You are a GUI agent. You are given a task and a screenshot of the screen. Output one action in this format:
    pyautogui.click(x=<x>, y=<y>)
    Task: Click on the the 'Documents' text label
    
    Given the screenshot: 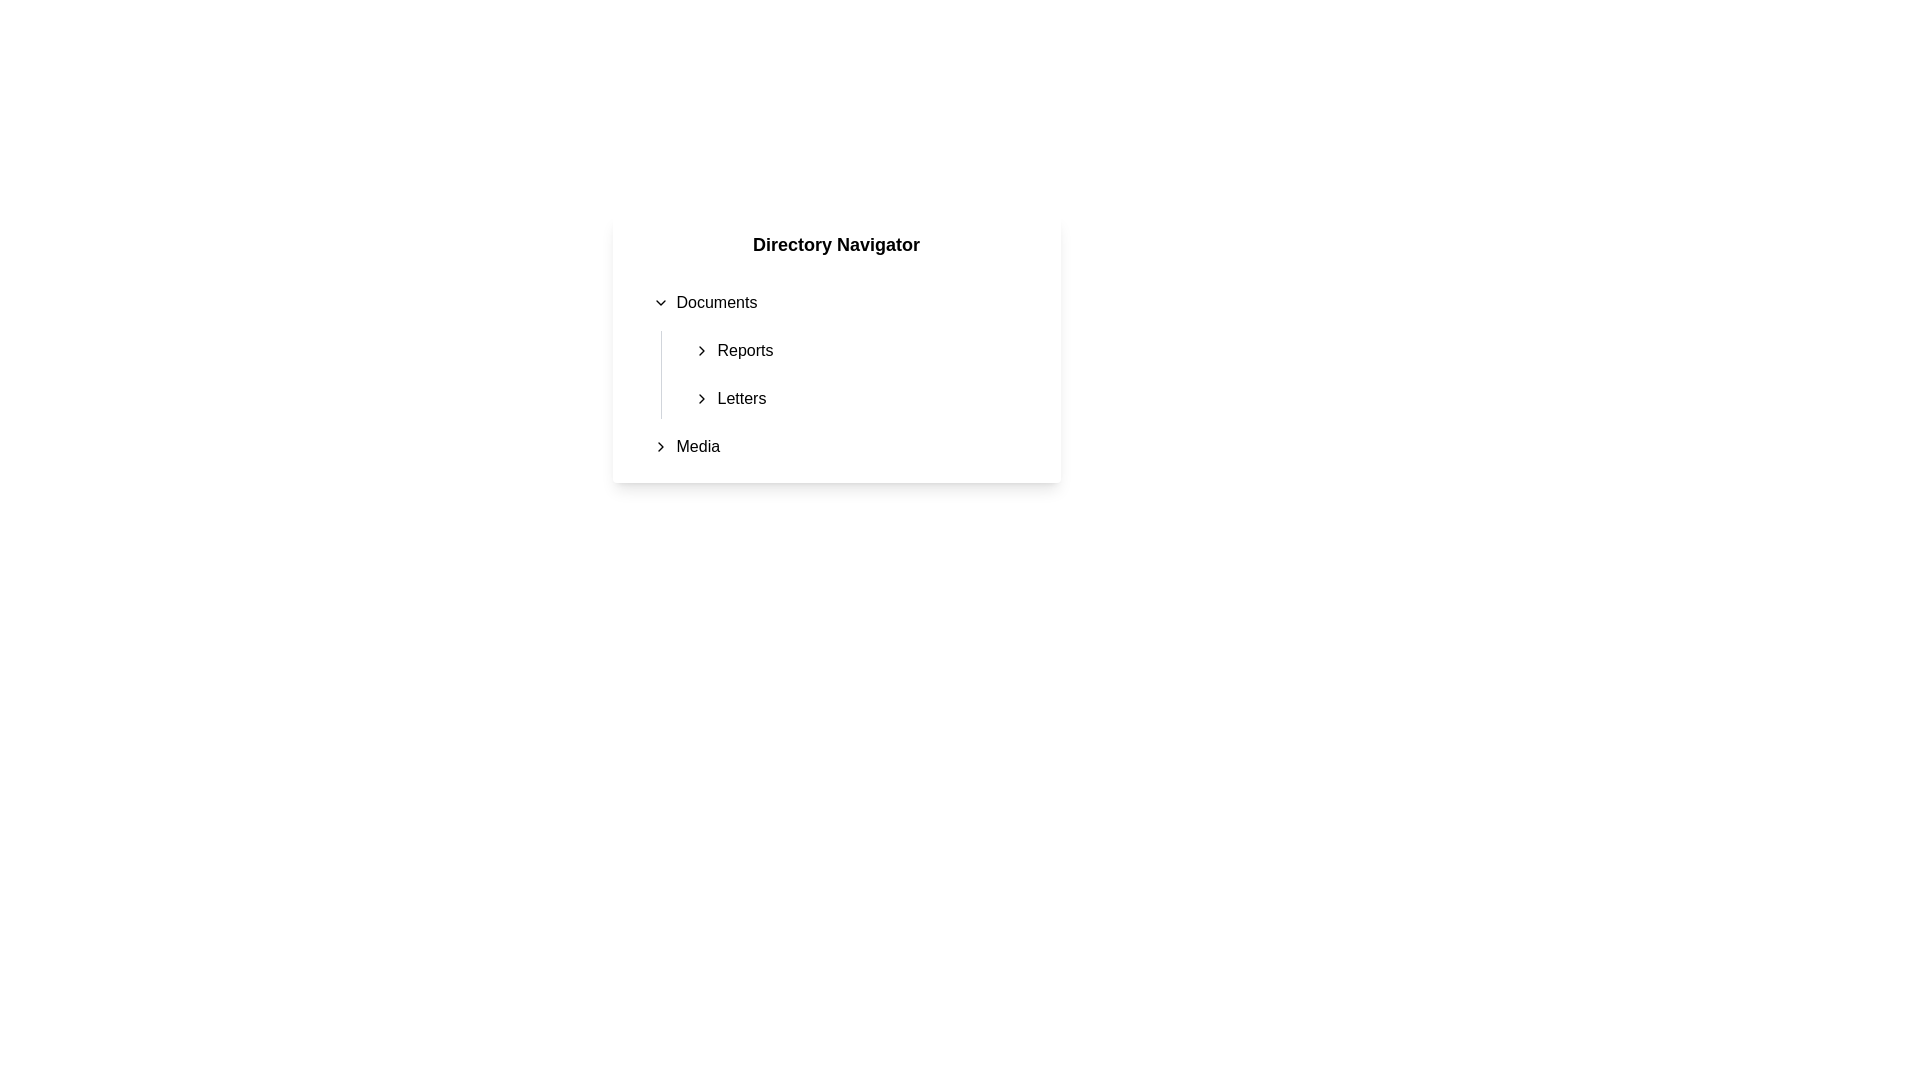 What is the action you would take?
    pyautogui.click(x=716, y=303)
    